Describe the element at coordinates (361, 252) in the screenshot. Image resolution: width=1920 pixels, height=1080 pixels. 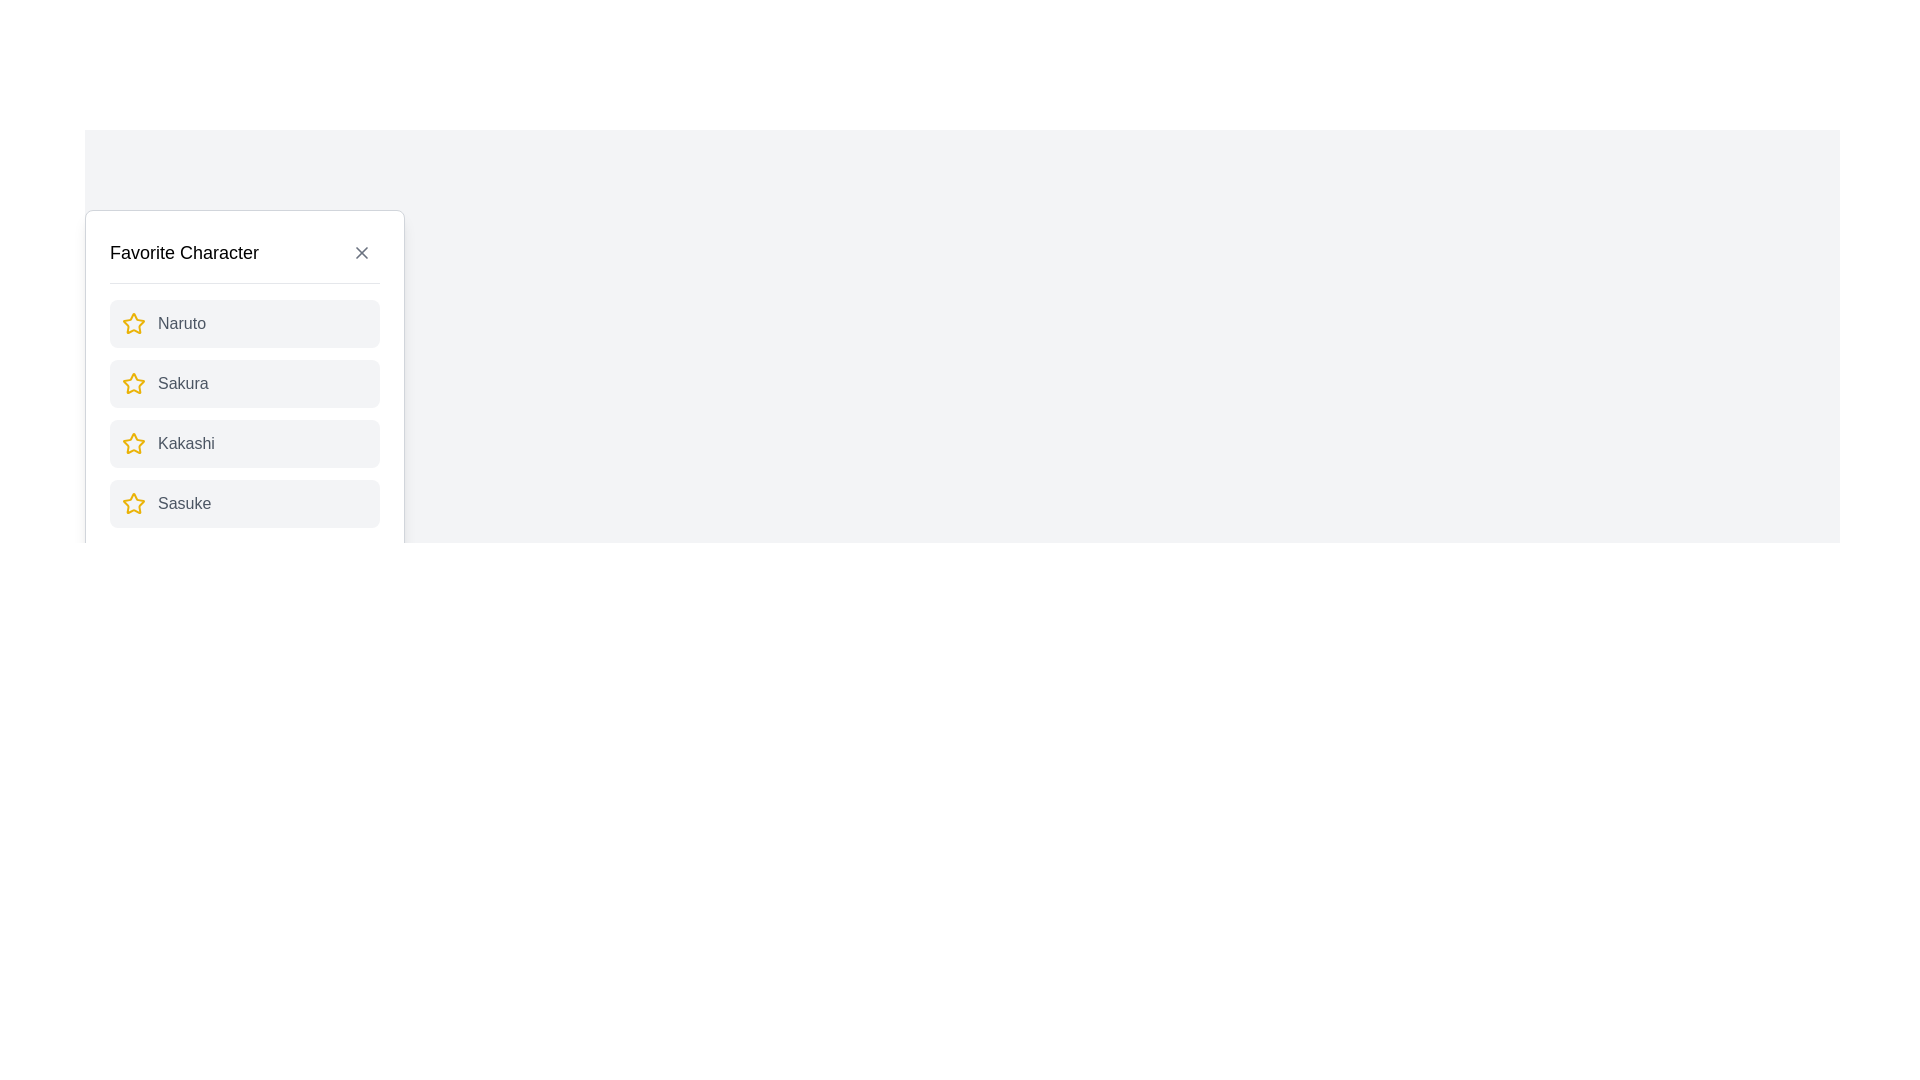
I see `the close icon button in the top-right corner of the 'Favorite Character' card` at that location.